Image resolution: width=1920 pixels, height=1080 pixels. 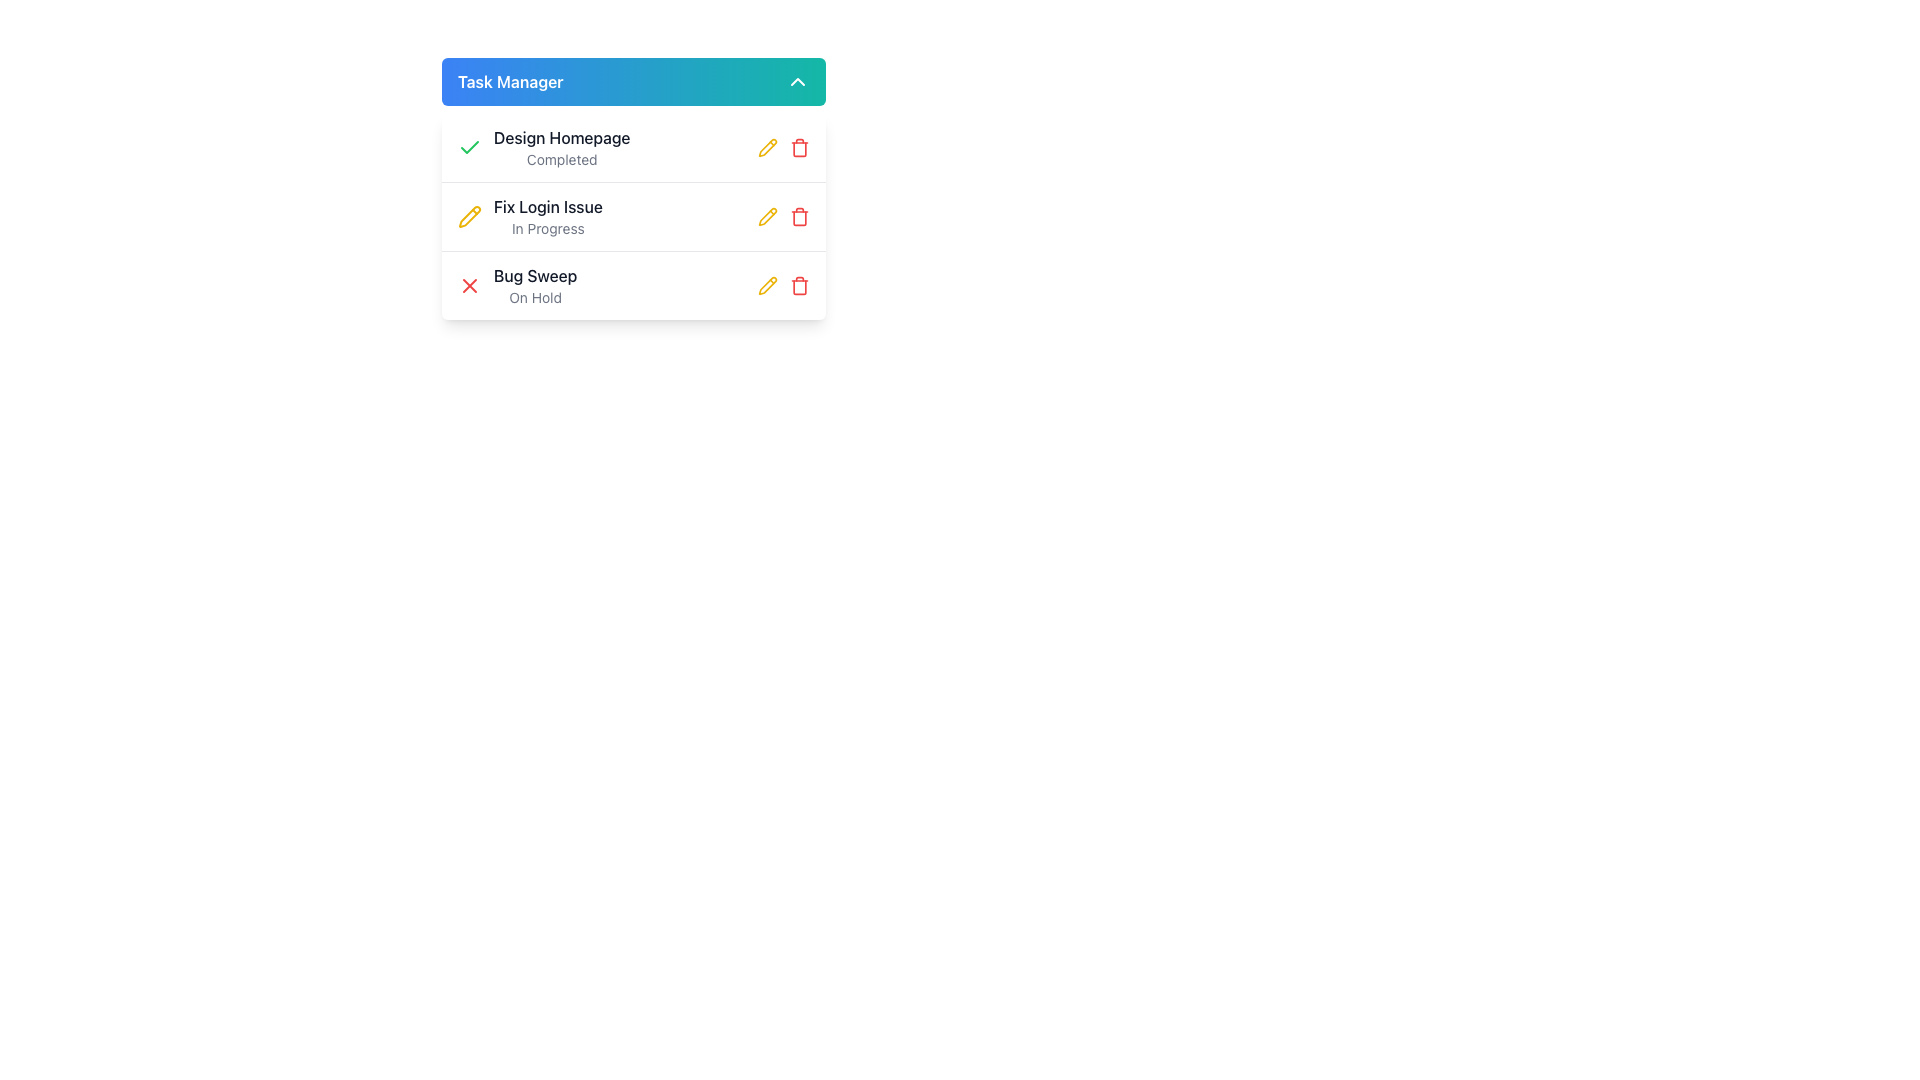 I want to click on the status indicator text label that displays 'On Hold', located directly below the 'Bug Sweep' task title, so click(x=535, y=297).